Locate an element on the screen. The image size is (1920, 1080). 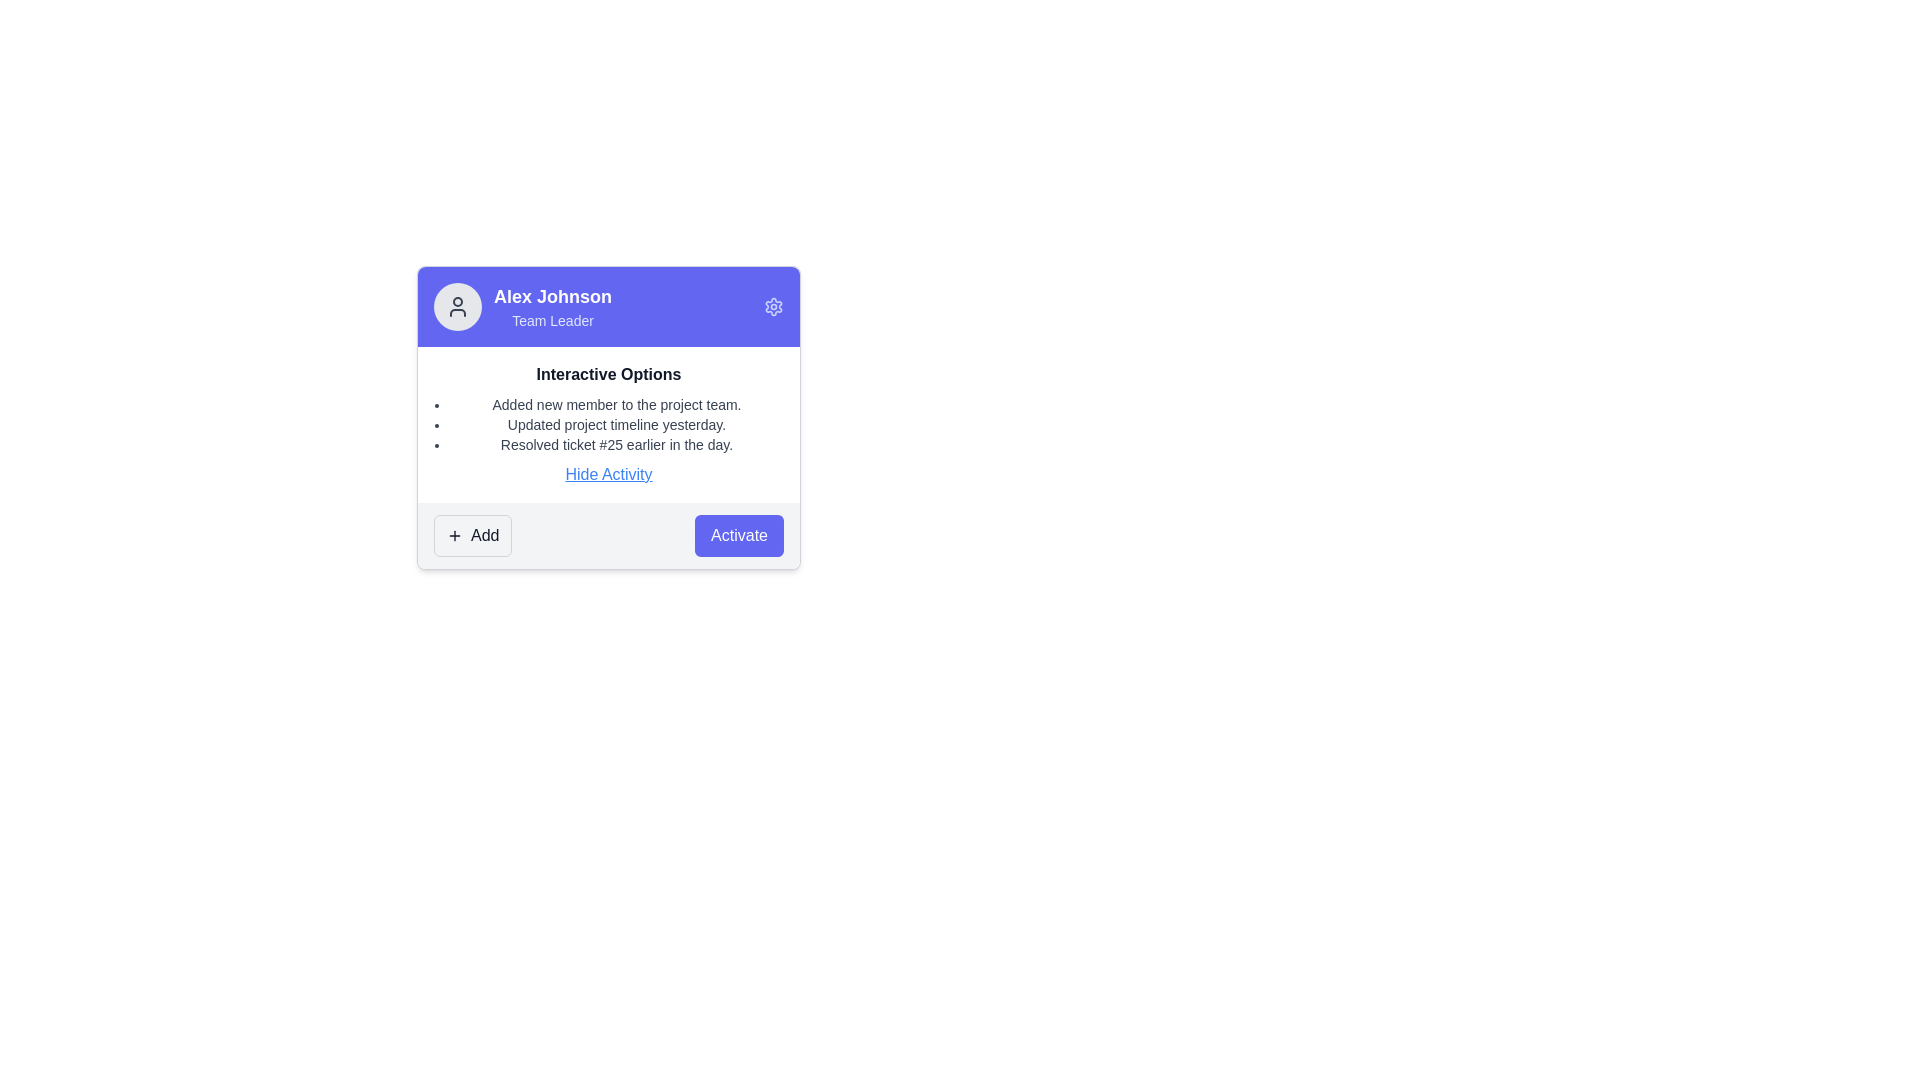
the decorative icon located in the top-left corner of the card, which is aligned to the left of the 'Alex Johnson' text is located at coordinates (456, 307).